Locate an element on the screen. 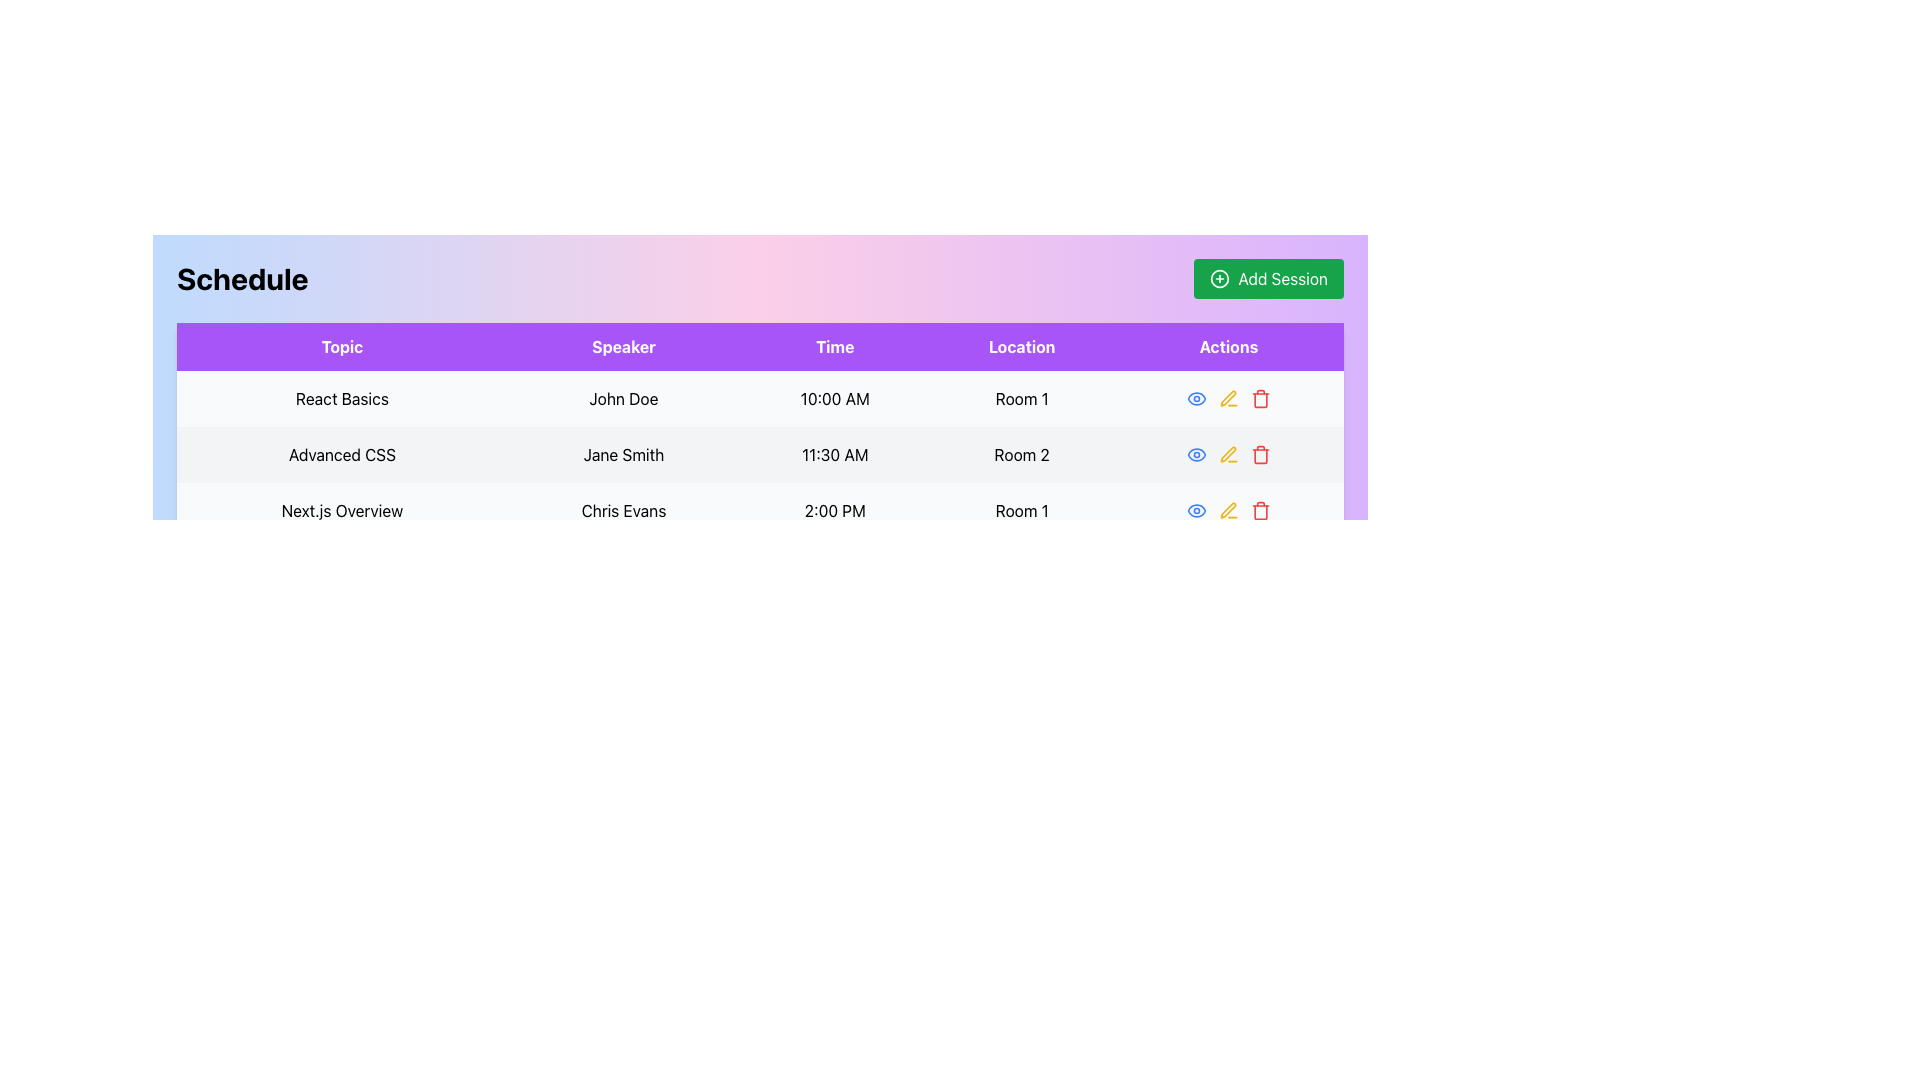 The image size is (1920, 1080). the 'Add Session' button with a green background and white text, located at the top-right corner next to the 'Schedule' title is located at coordinates (1268, 278).